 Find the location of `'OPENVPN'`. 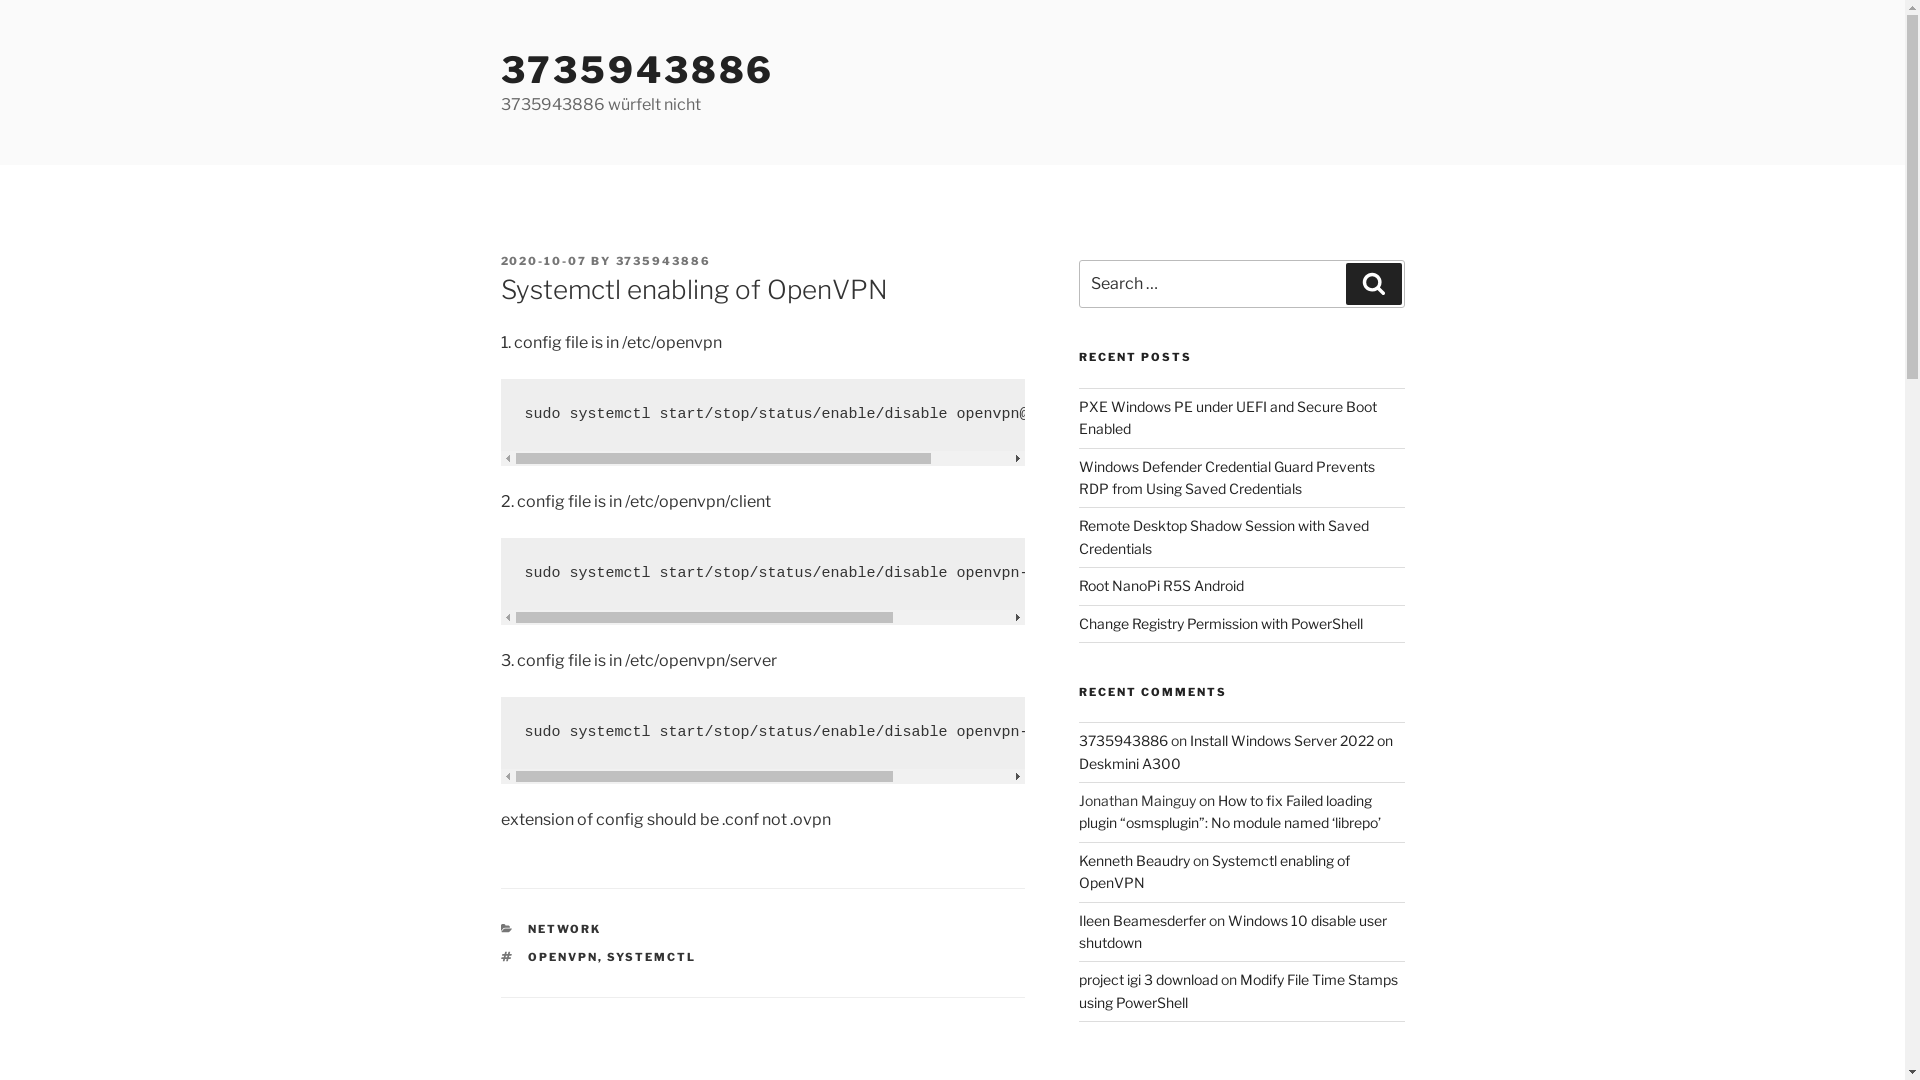

'OPENVPN' is located at coordinates (528, 955).